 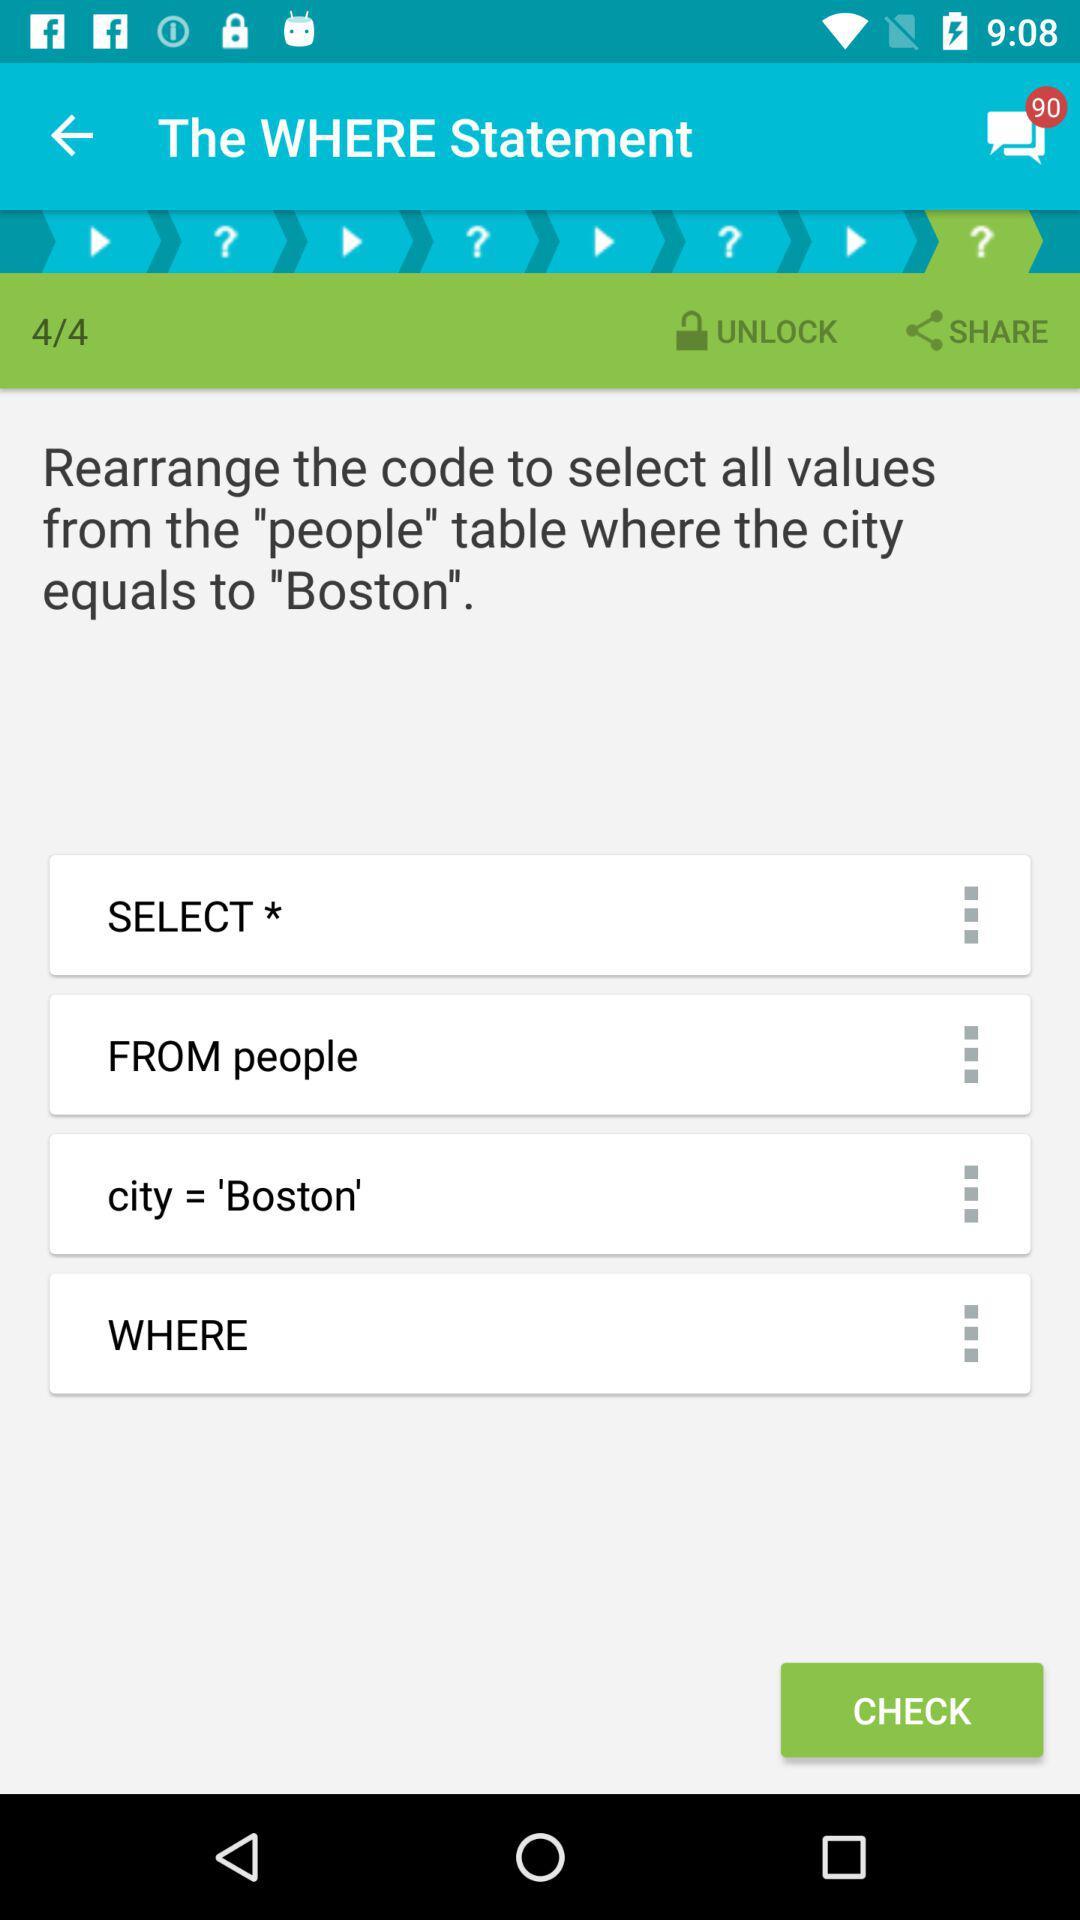 What do you see at coordinates (224, 240) in the screenshot?
I see `more info` at bounding box center [224, 240].